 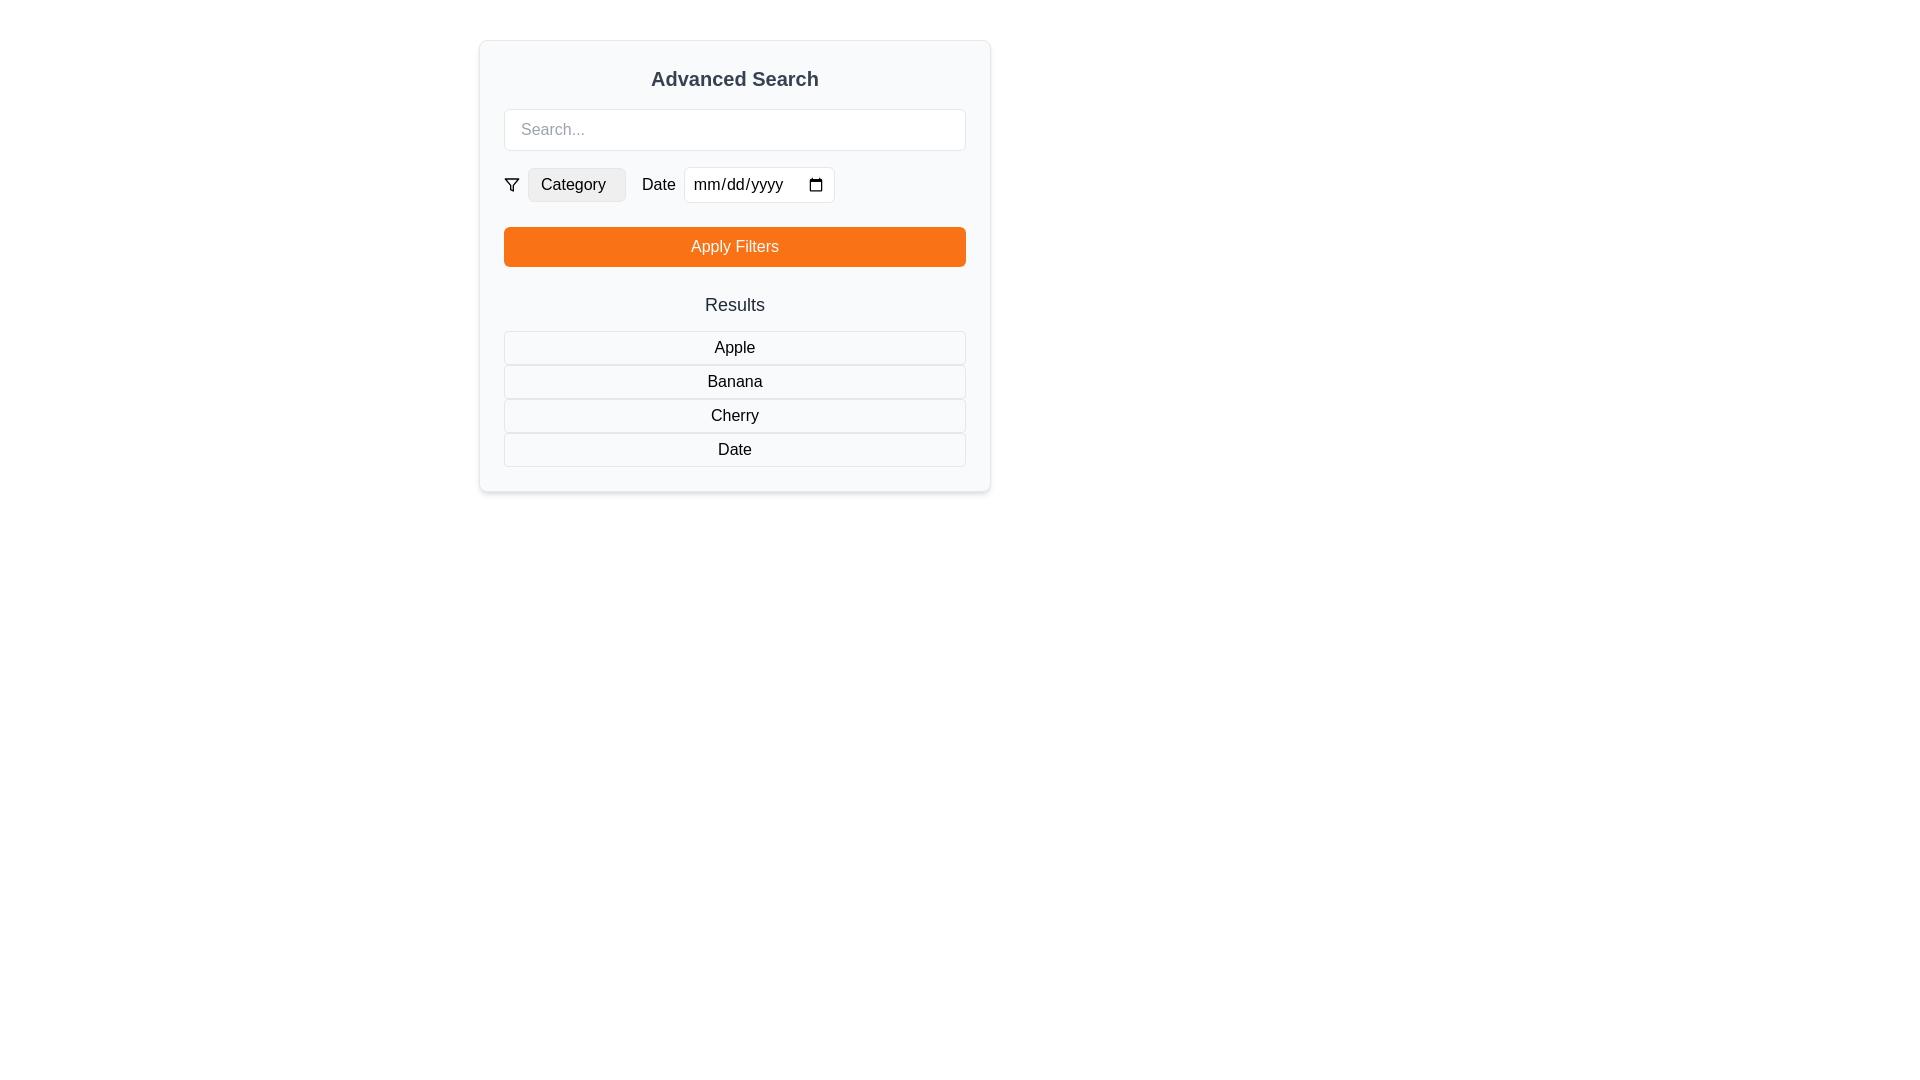 I want to click on the filtering icon located to the left of the 'Category' text and dropdown input, so click(x=512, y=185).